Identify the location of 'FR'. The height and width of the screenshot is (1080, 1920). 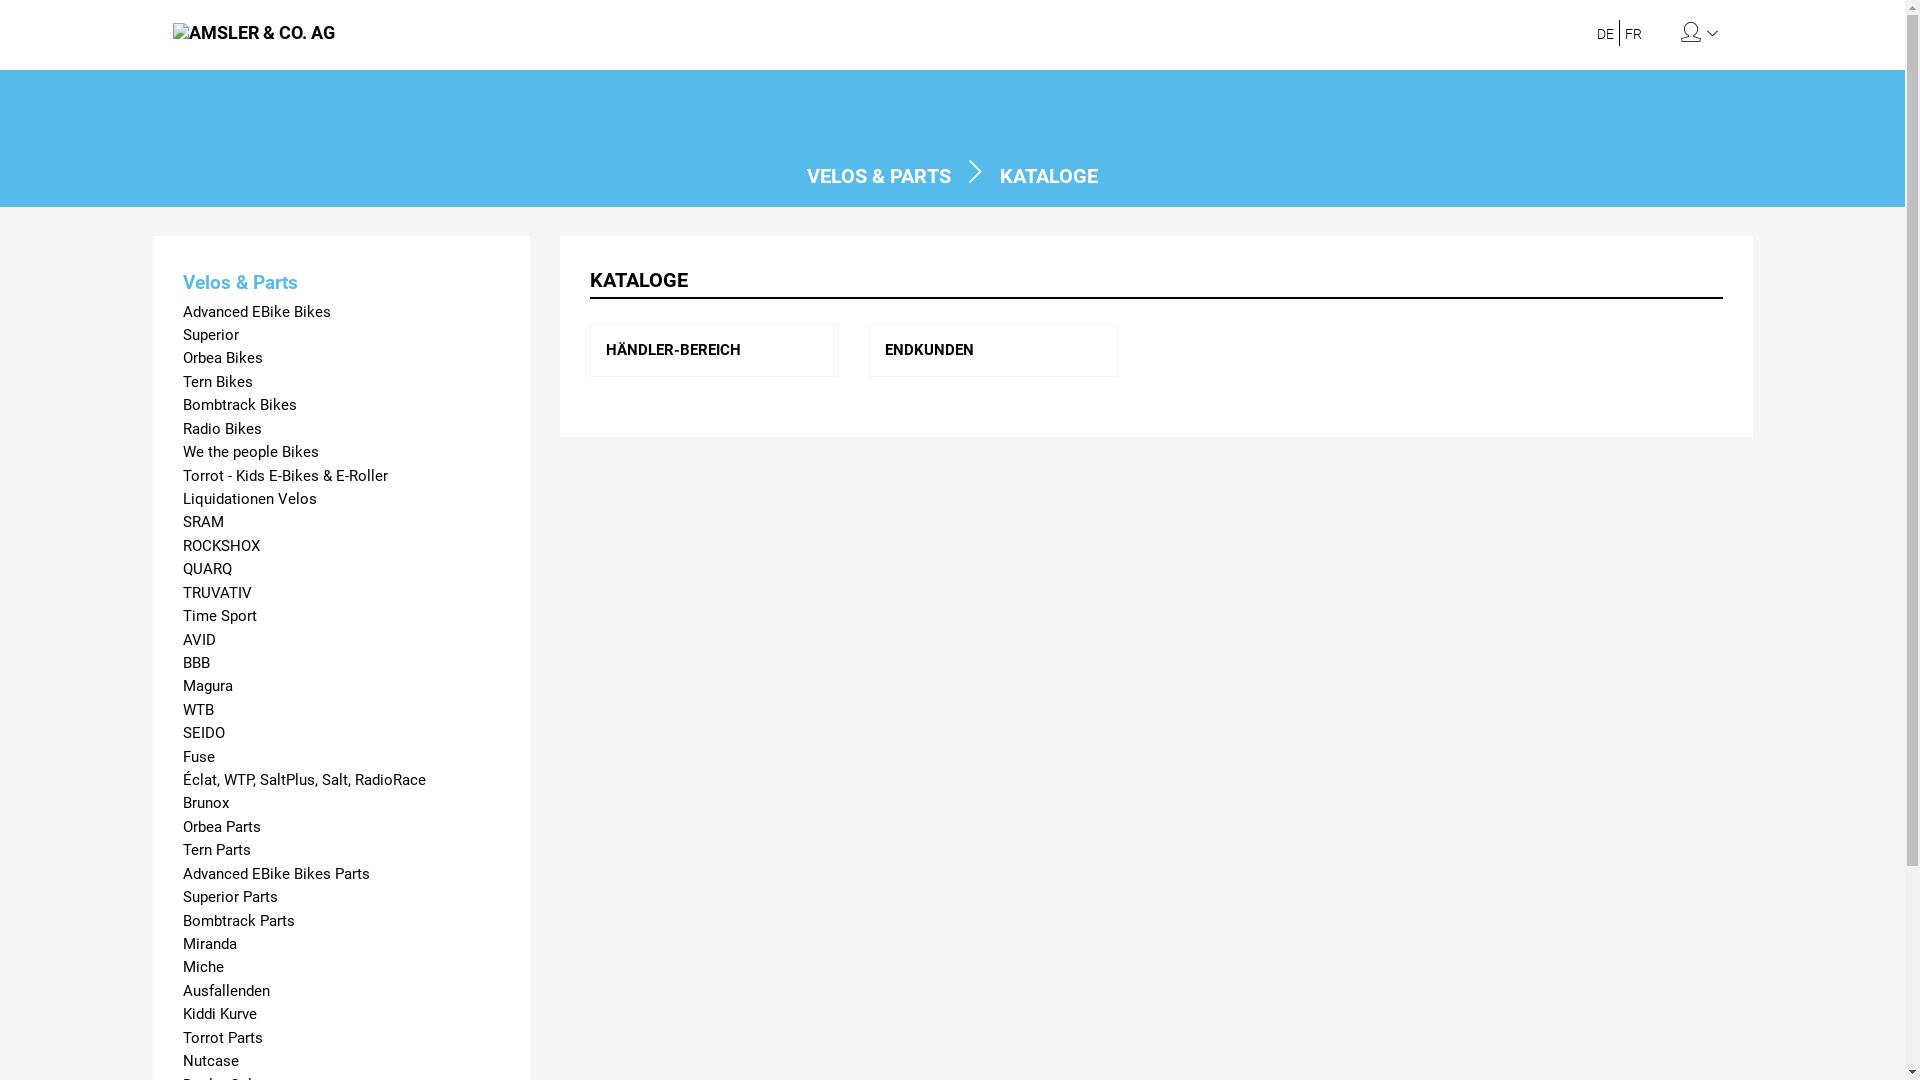
(1633, 34).